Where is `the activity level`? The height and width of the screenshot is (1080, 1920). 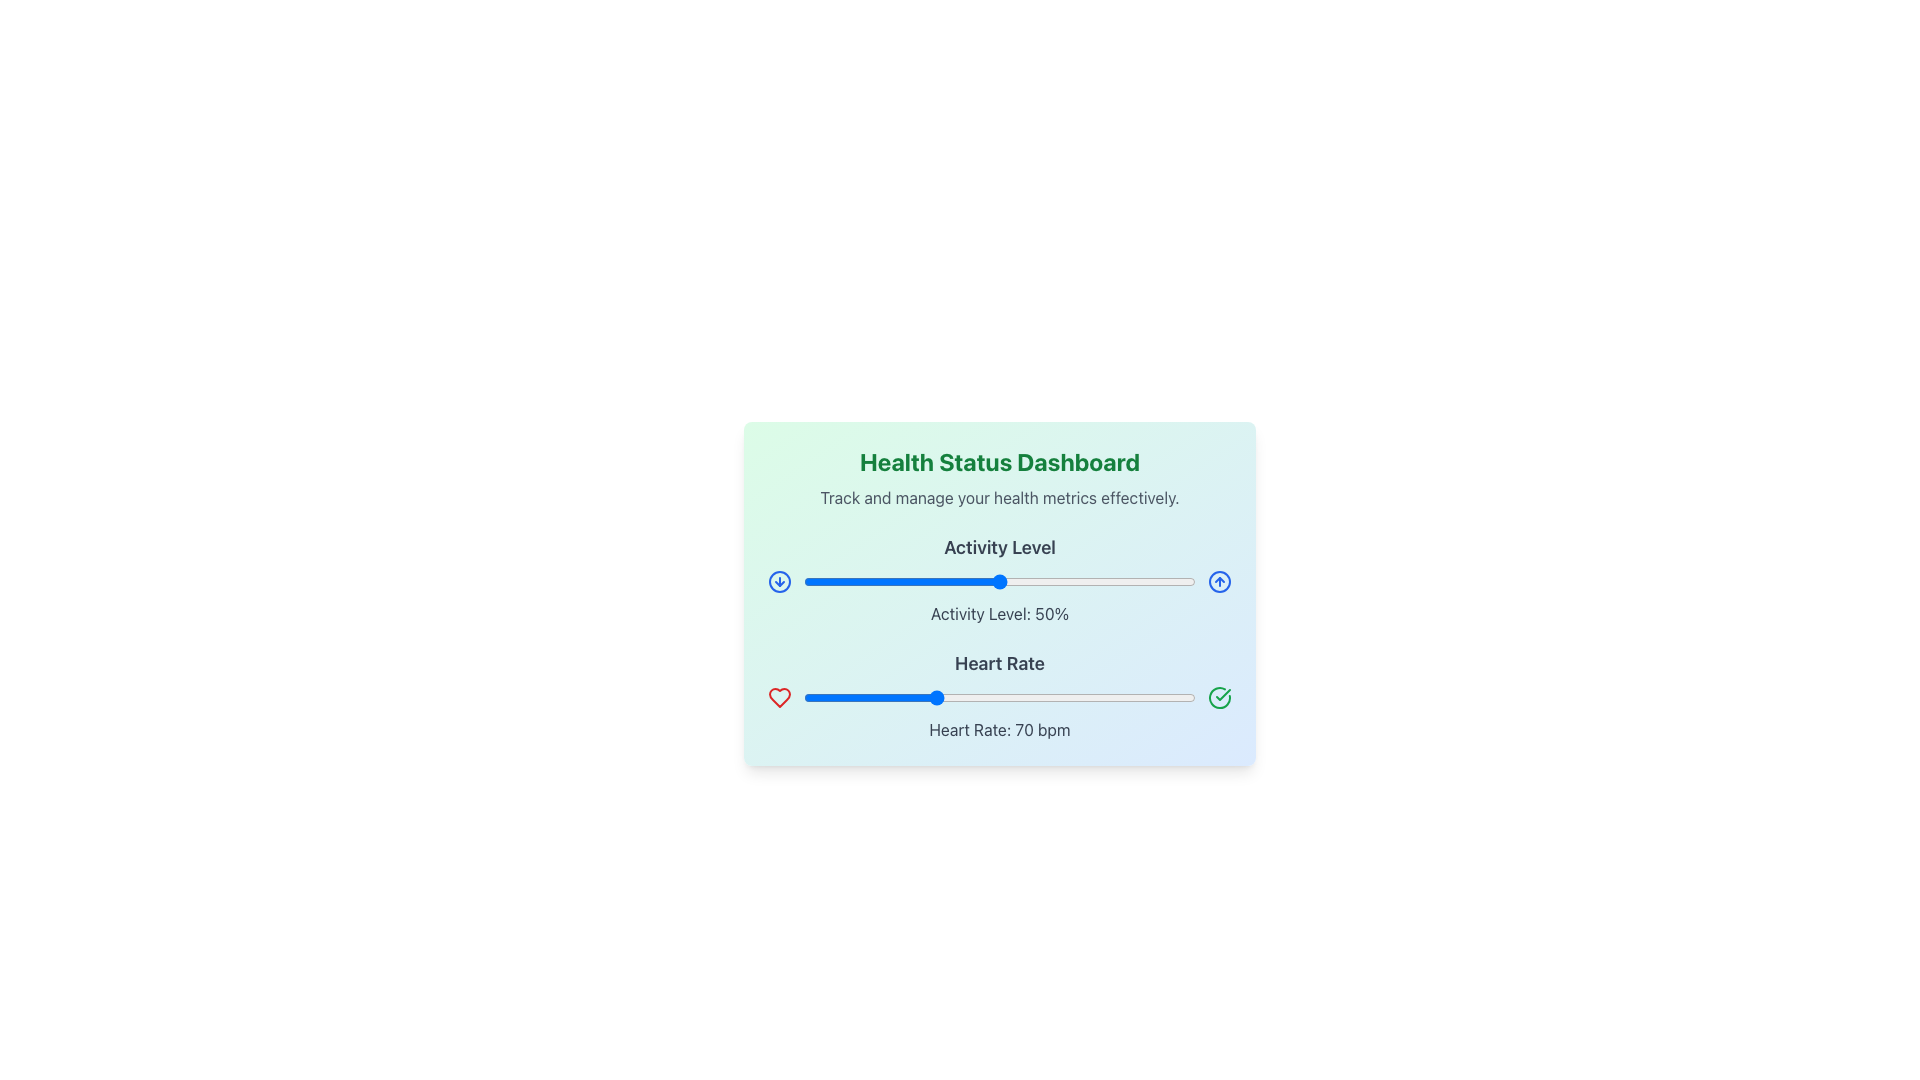 the activity level is located at coordinates (1097, 582).